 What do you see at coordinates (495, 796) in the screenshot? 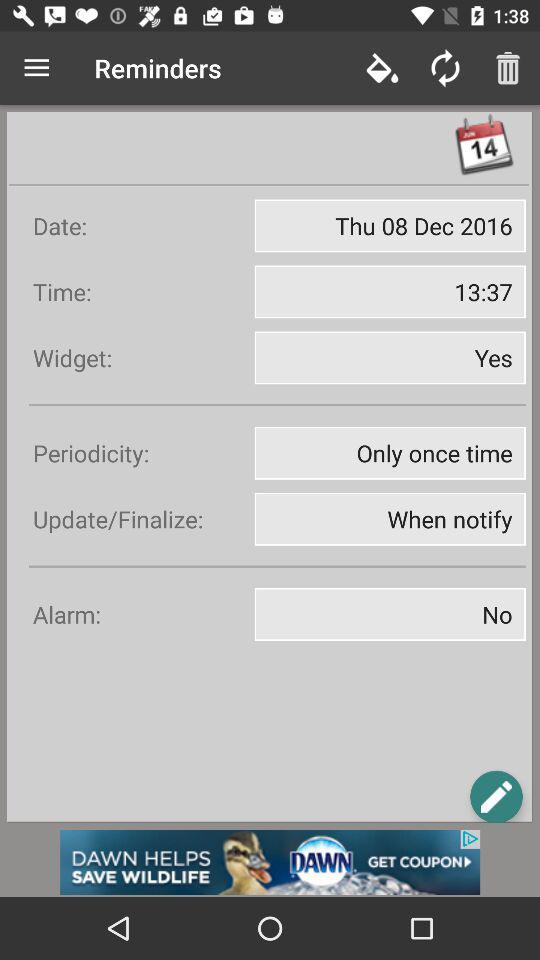
I see `icon page` at bounding box center [495, 796].